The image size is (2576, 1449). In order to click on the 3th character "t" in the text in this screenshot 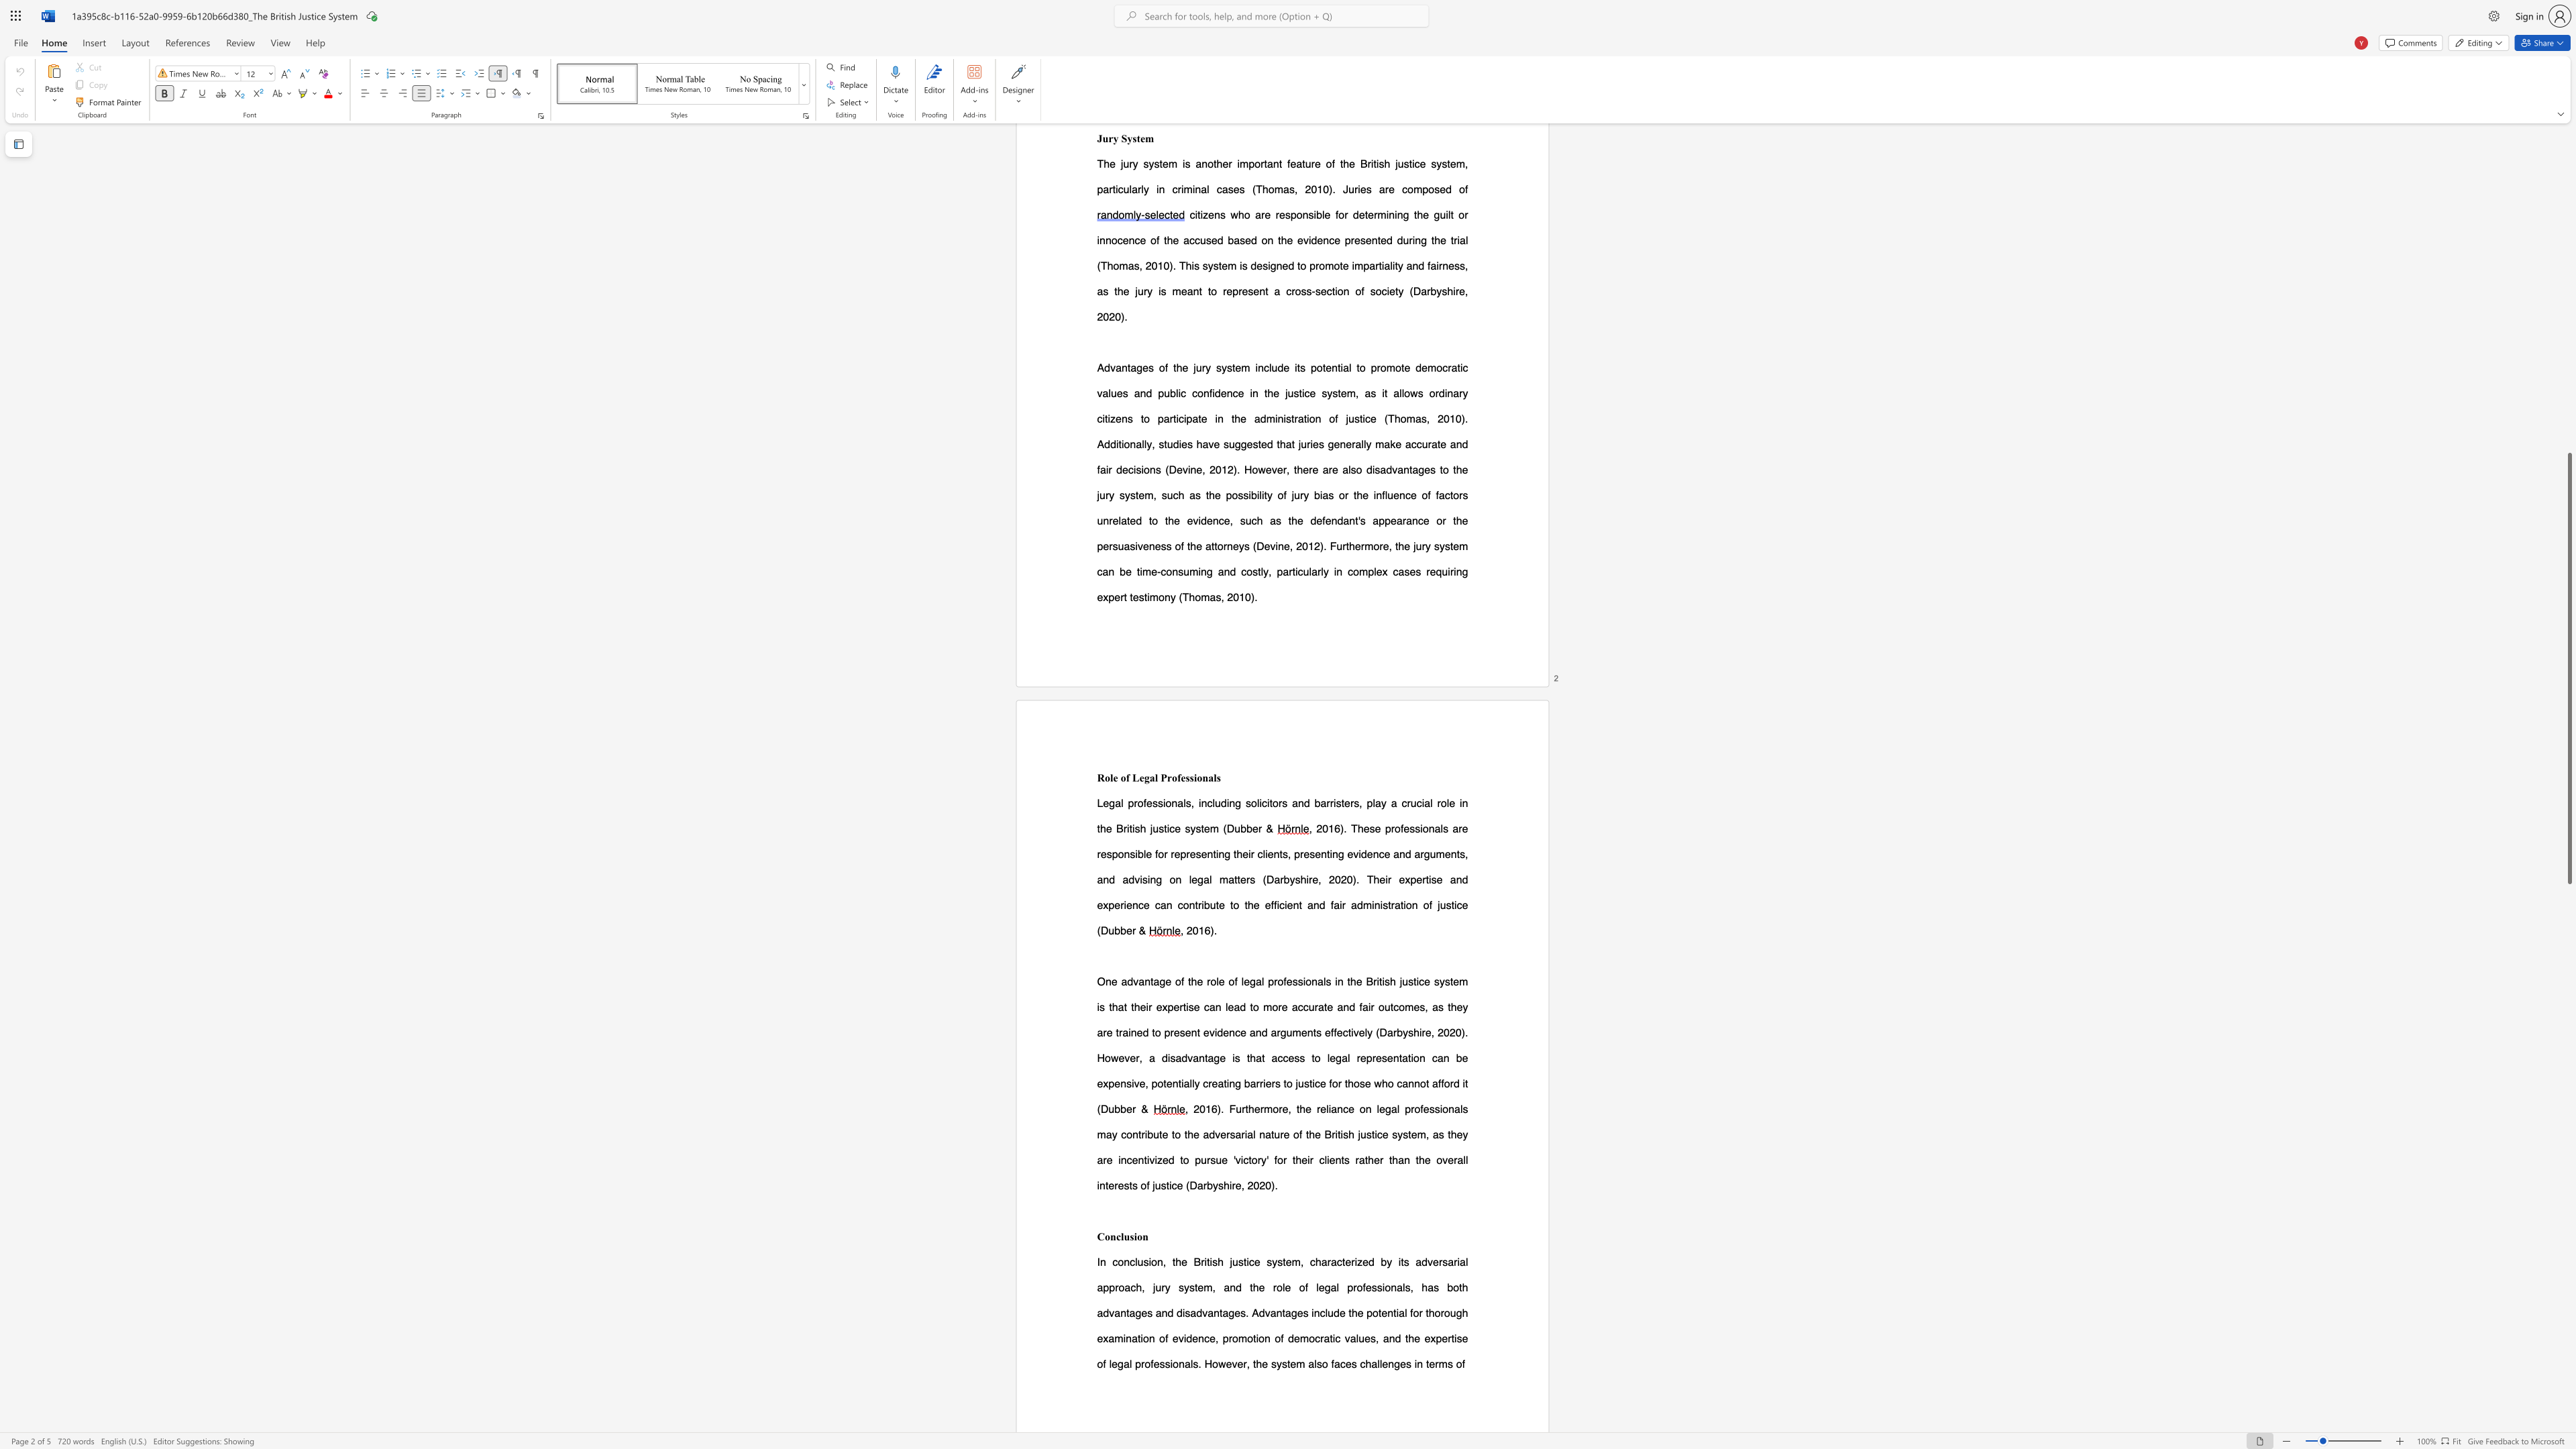, I will do `click(1231, 904)`.